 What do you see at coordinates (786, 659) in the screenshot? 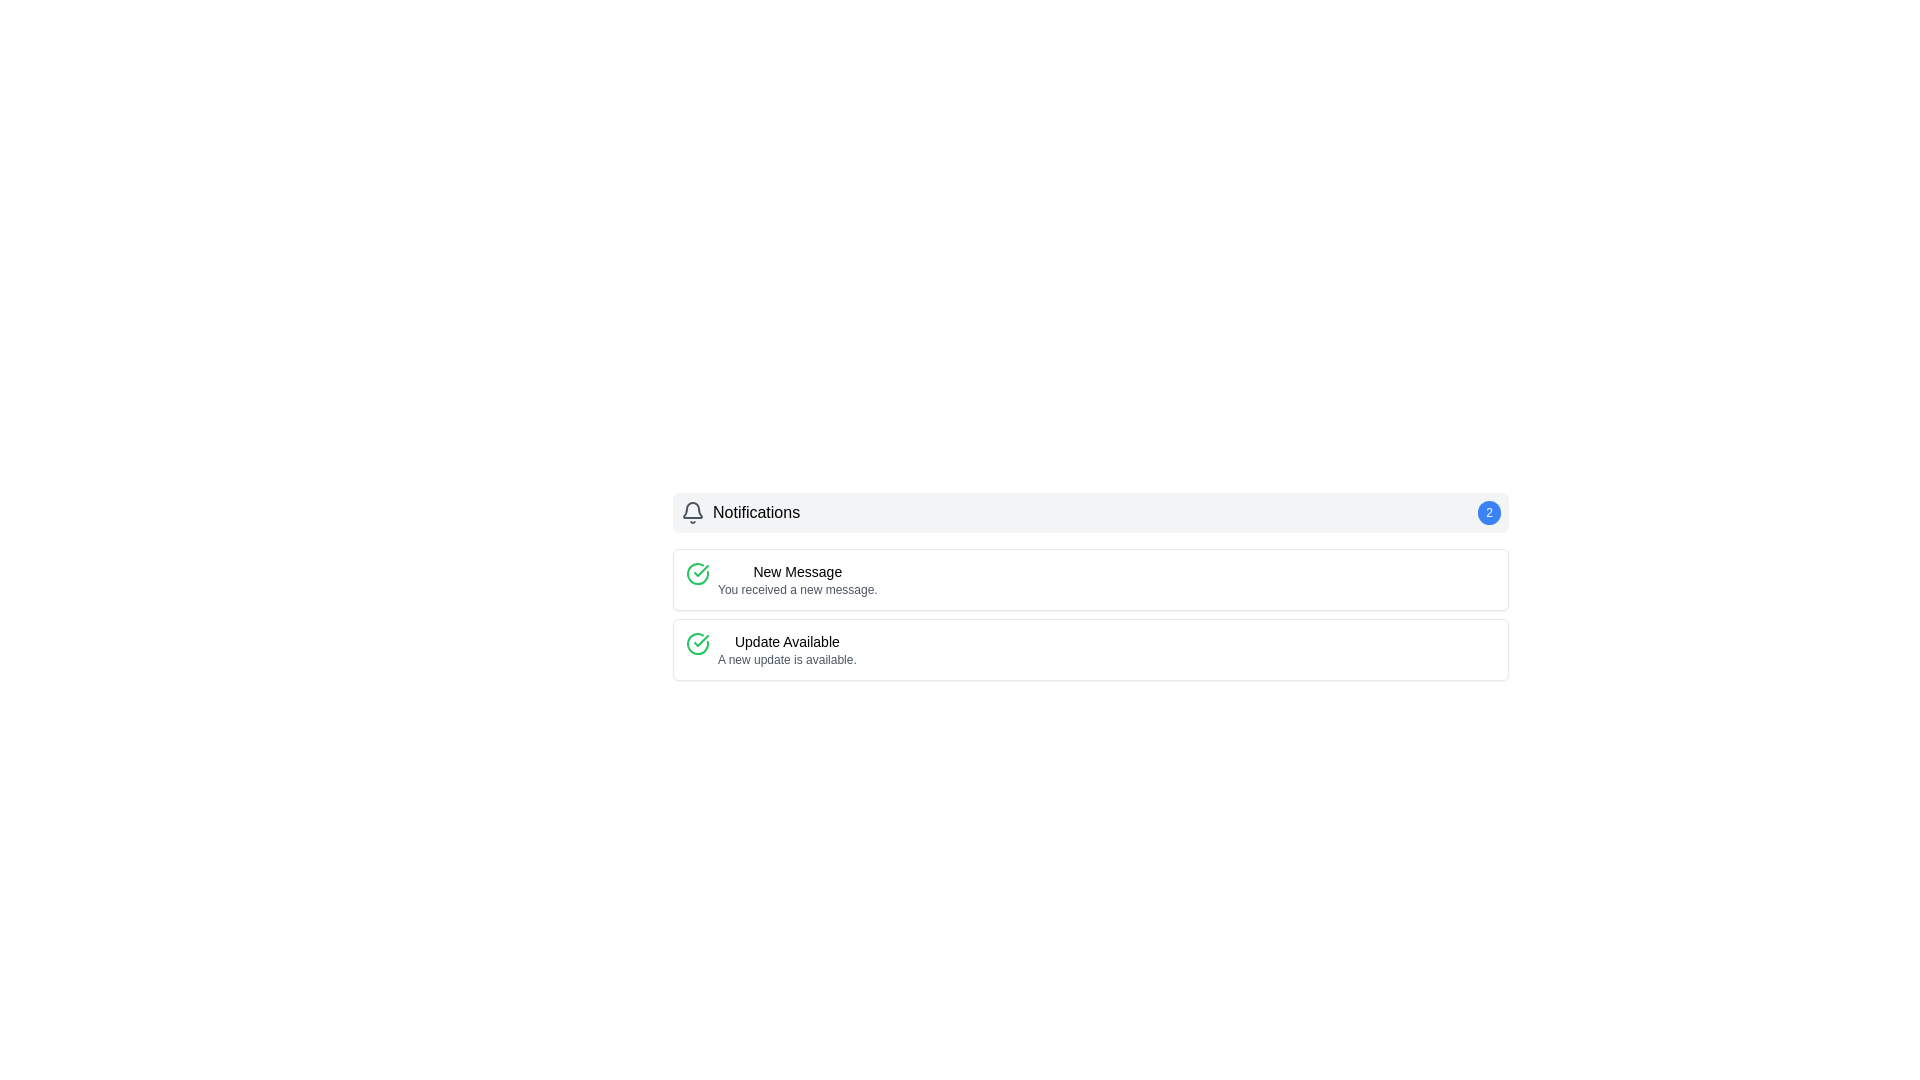
I see `the text label displaying 'A new update is available.' which is positioned directly below the heading 'Update Available.' in the notification panel` at bounding box center [786, 659].